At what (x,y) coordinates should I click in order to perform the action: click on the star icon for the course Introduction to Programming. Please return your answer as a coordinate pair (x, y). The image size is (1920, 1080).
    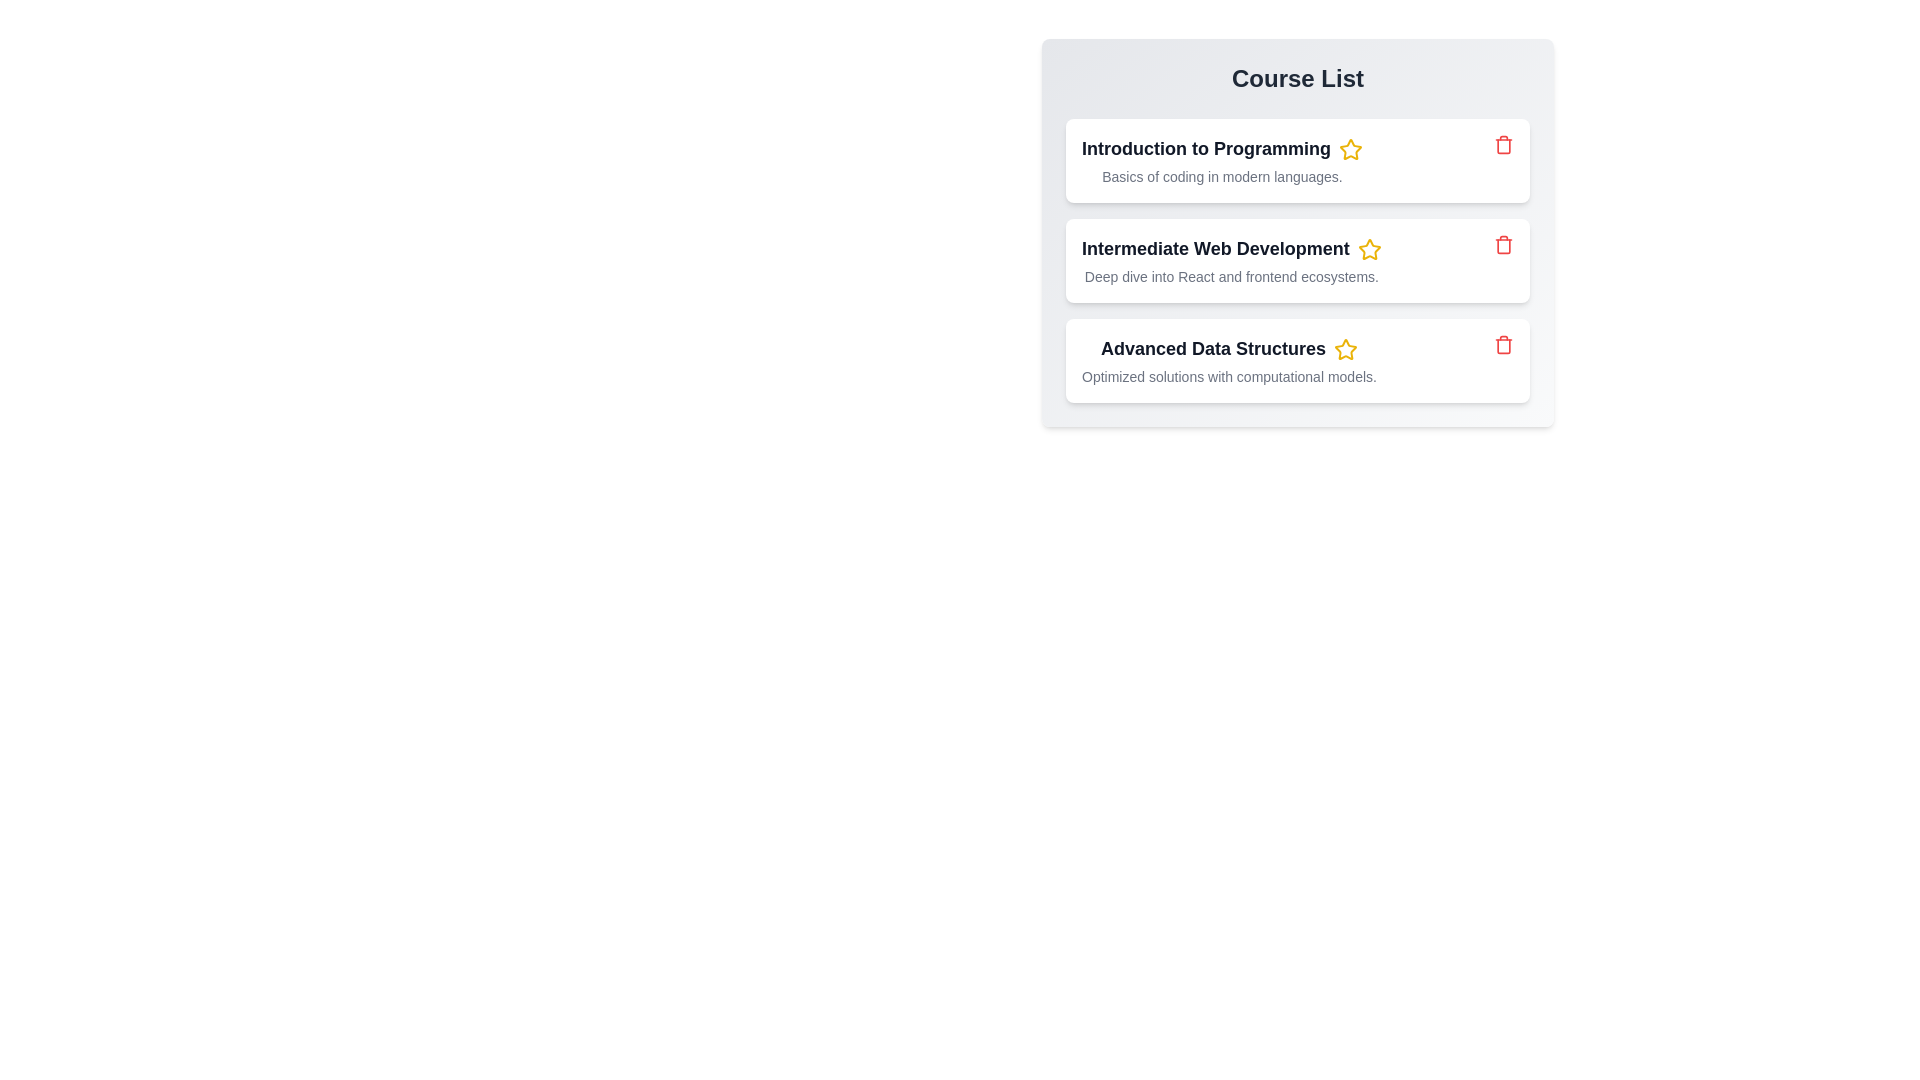
    Looking at the image, I should click on (1350, 149).